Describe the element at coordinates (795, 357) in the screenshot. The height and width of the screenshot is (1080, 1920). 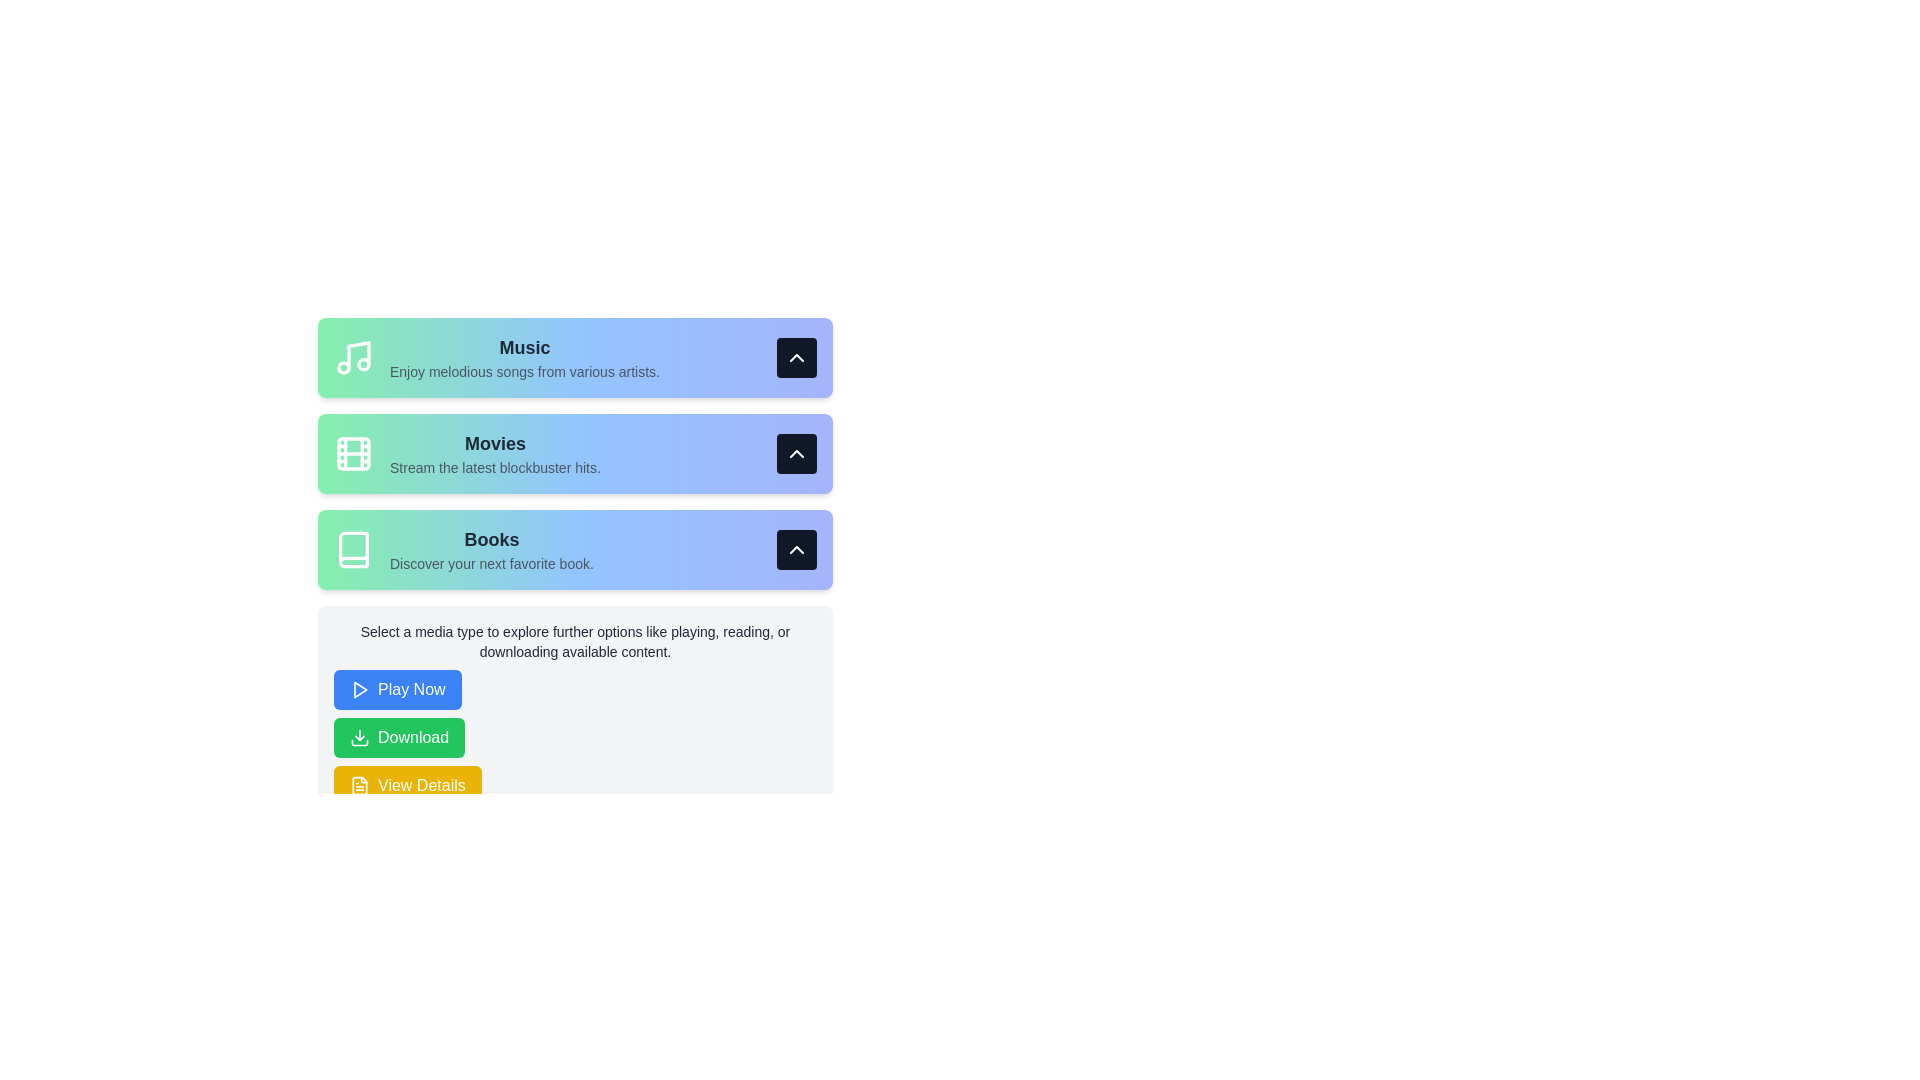
I see `the interactive button located at the top-right corner of the 'Music' list item box` at that location.